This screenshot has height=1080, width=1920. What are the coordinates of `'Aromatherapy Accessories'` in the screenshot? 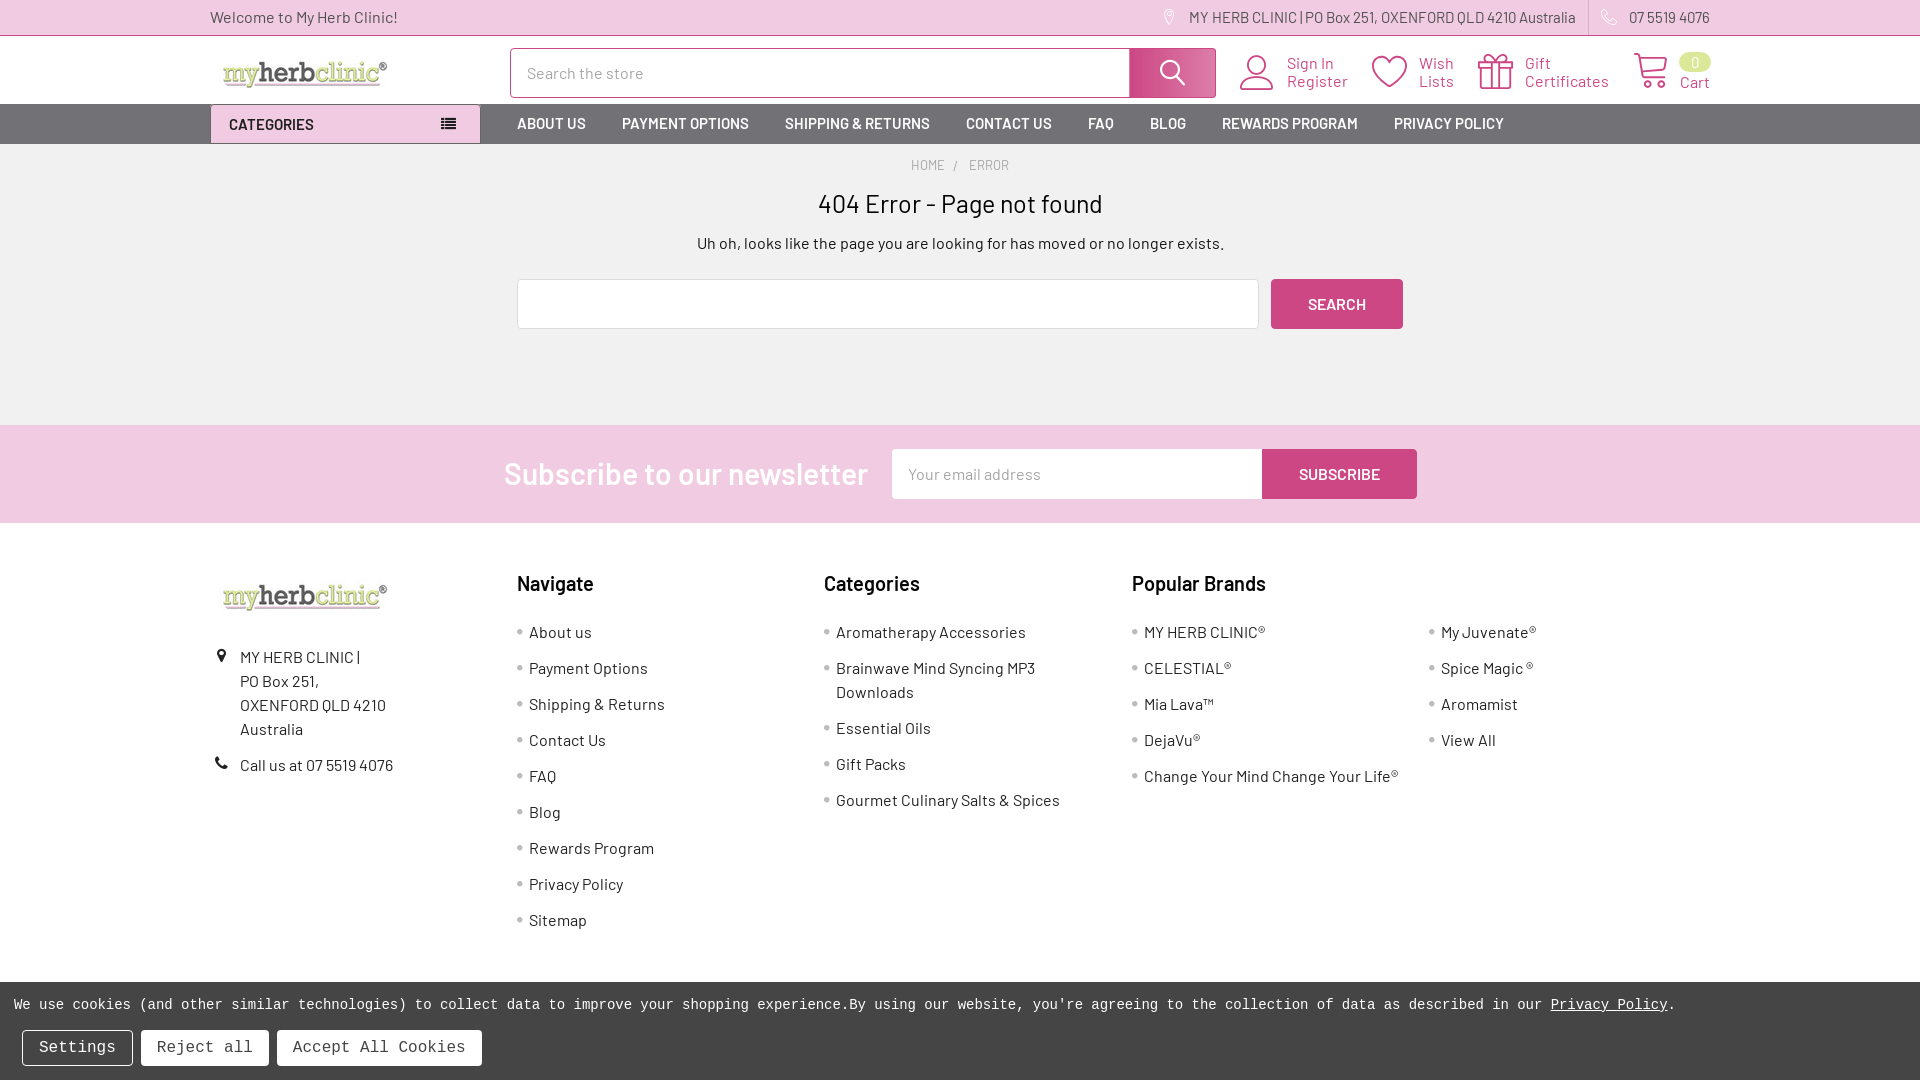 It's located at (930, 631).